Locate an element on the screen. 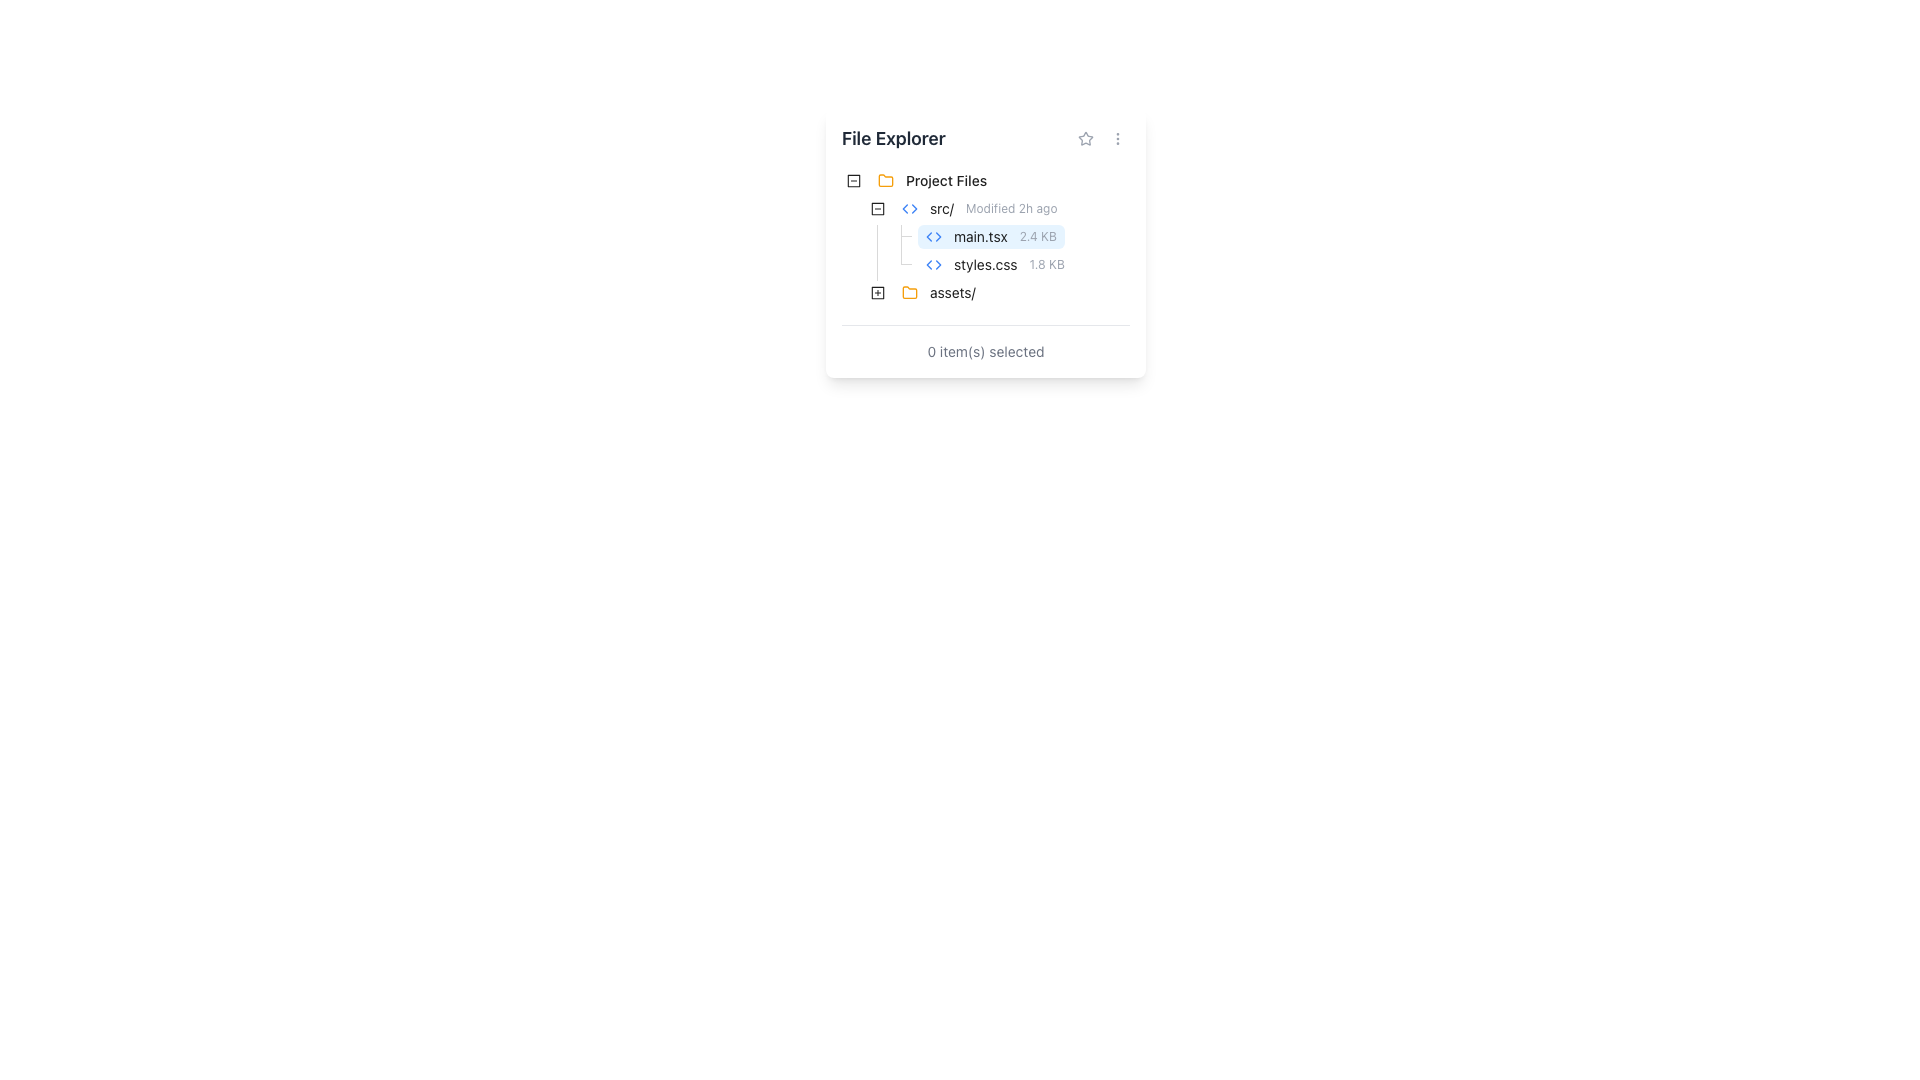 This screenshot has width=1920, height=1080. the Decorative indentation marker element in the tree structure under 'Project Files', associated with the 'assets/' item is located at coordinates (854, 293).